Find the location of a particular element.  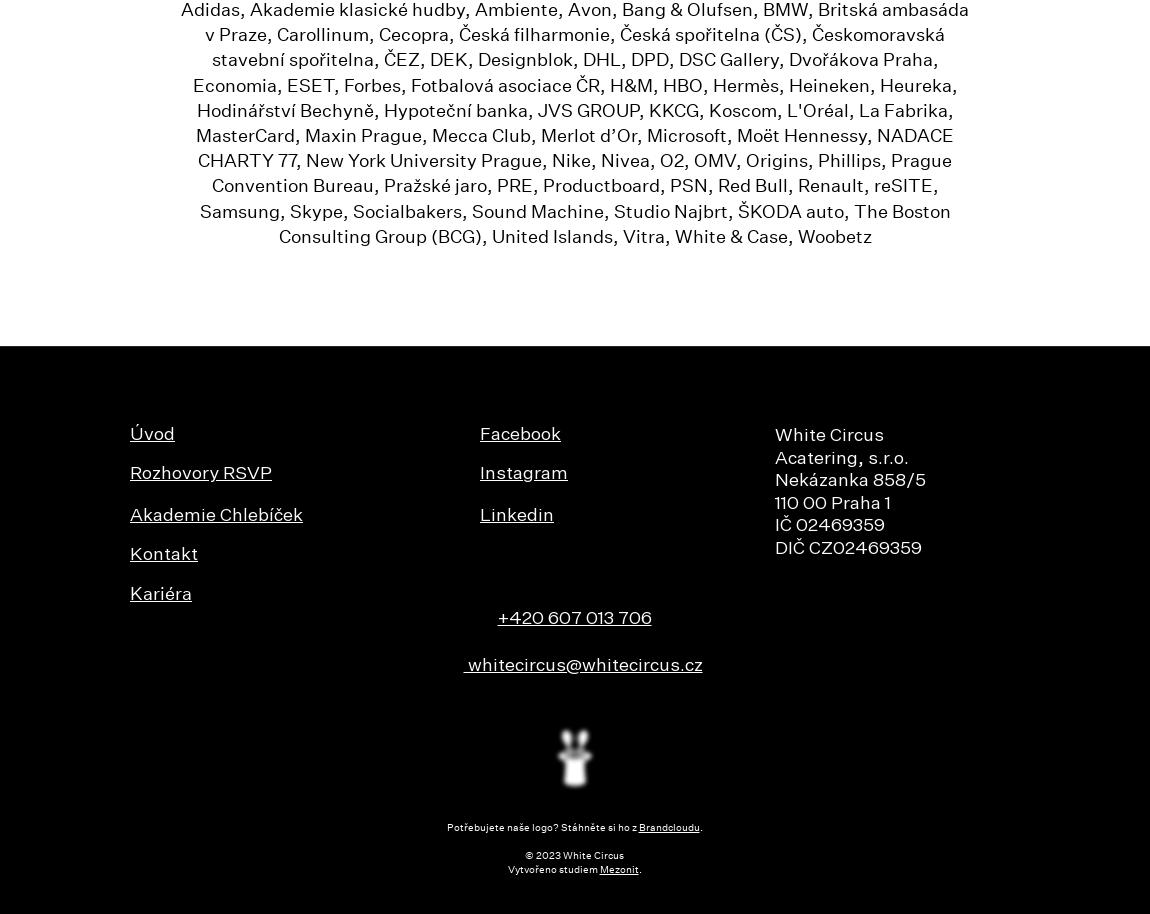

'whitecircus@whitecircus.cz' is located at coordinates (581, 666).